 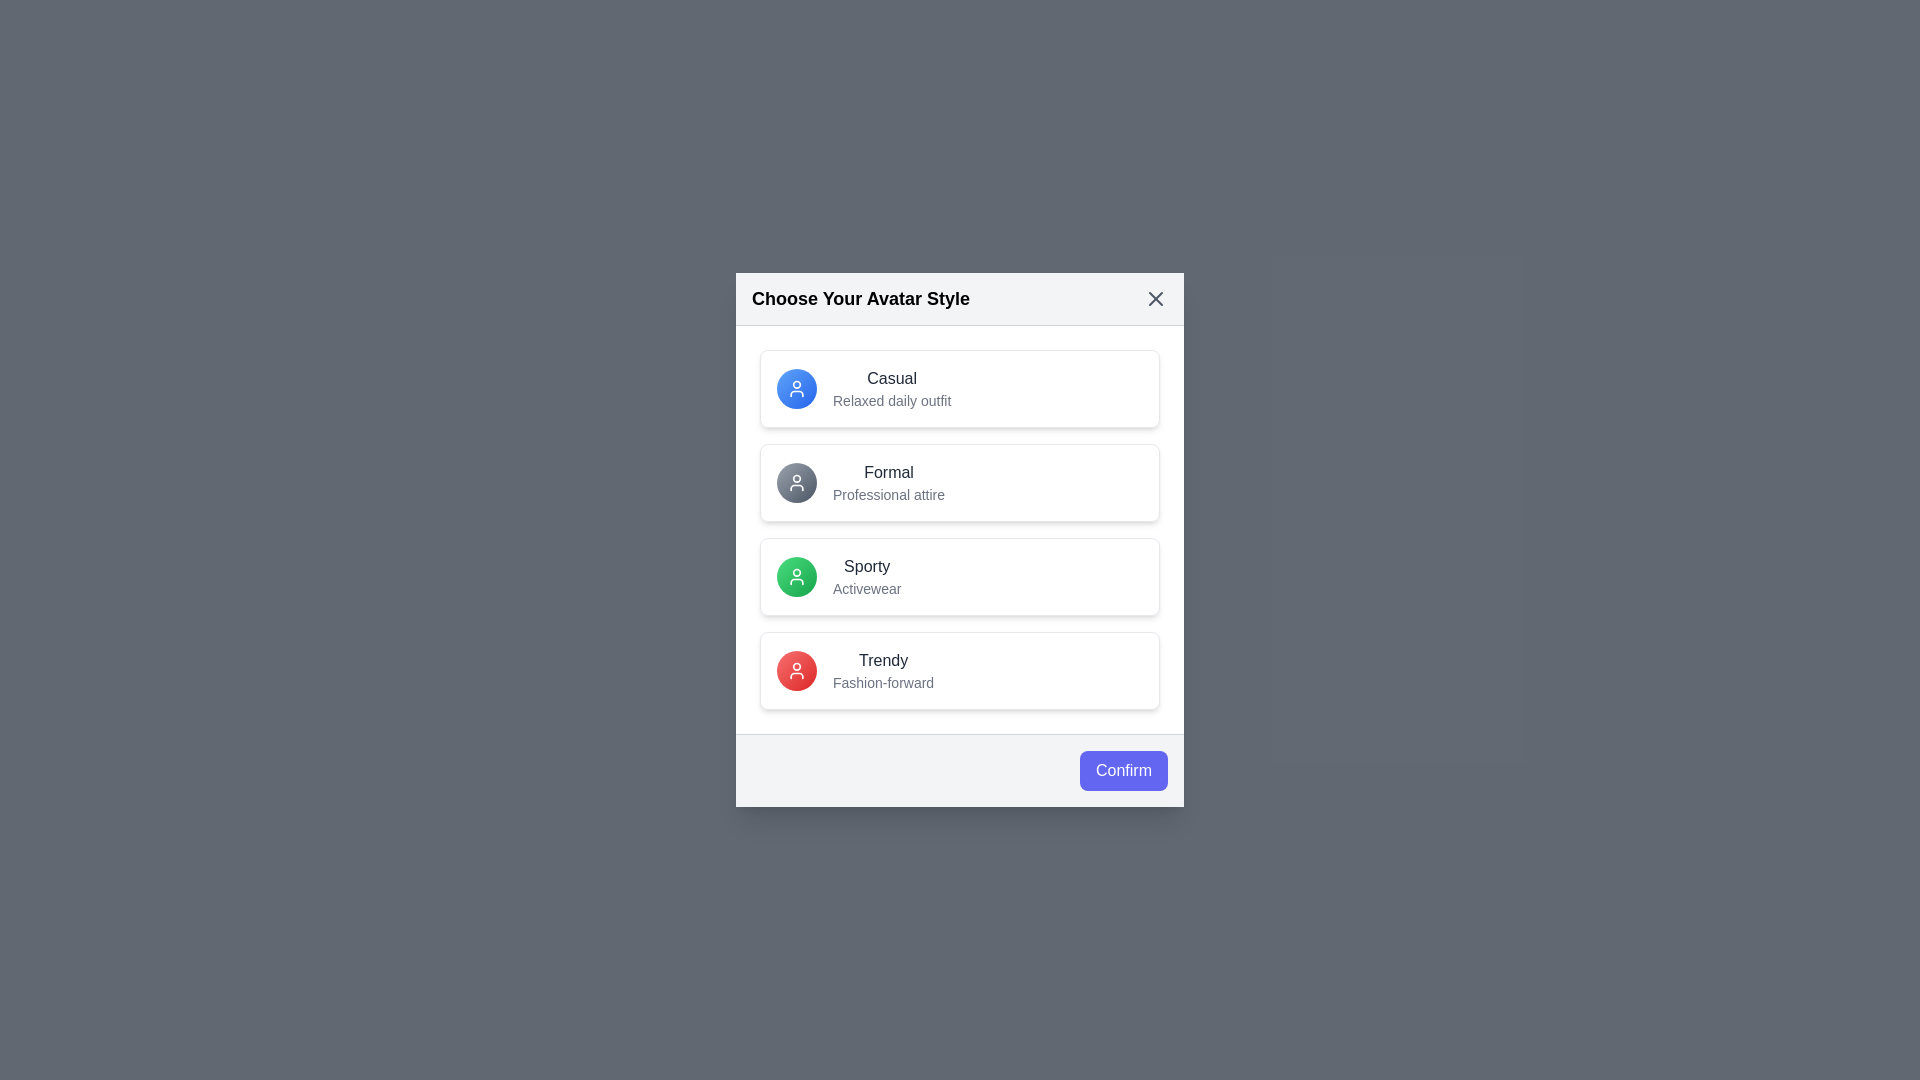 What do you see at coordinates (960, 577) in the screenshot?
I see `the avatar option labeled 'Sporty' to highlight it` at bounding box center [960, 577].